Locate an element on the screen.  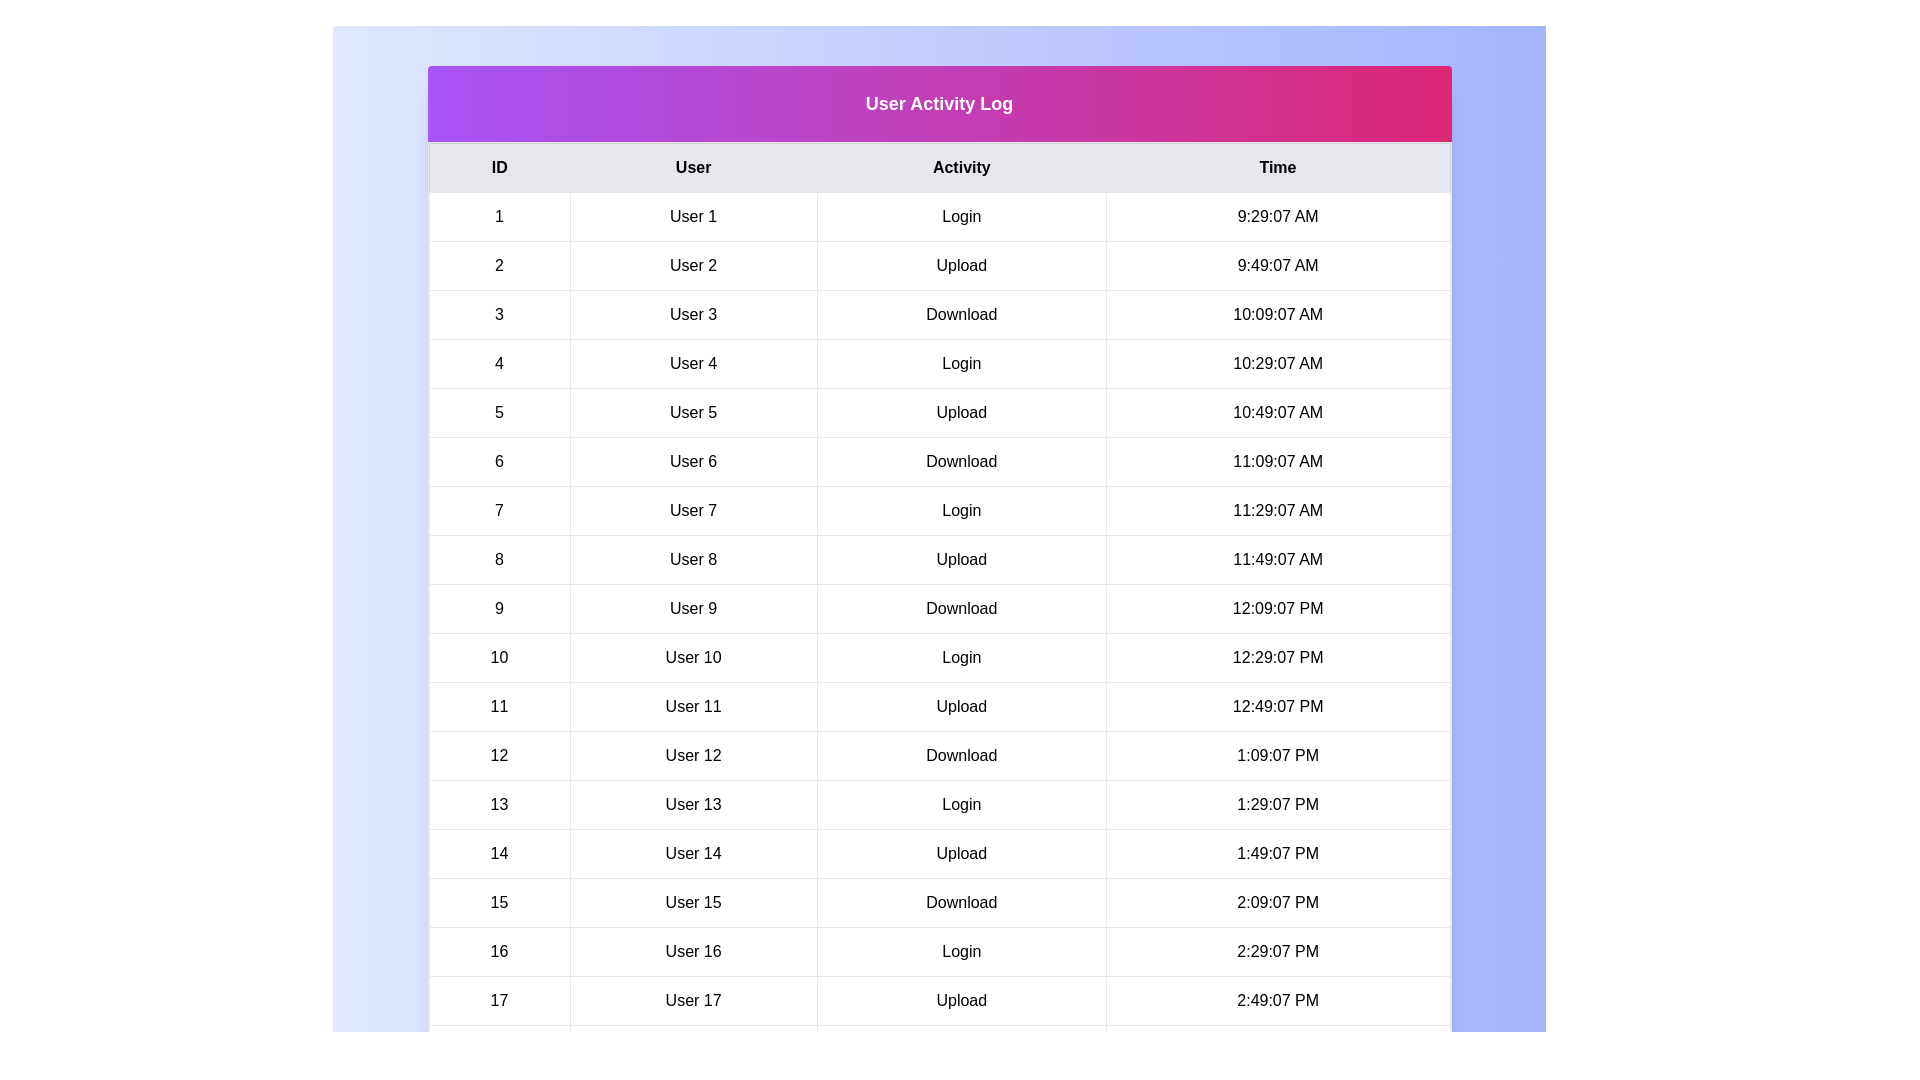
the row corresponding to 9 is located at coordinates (938, 608).